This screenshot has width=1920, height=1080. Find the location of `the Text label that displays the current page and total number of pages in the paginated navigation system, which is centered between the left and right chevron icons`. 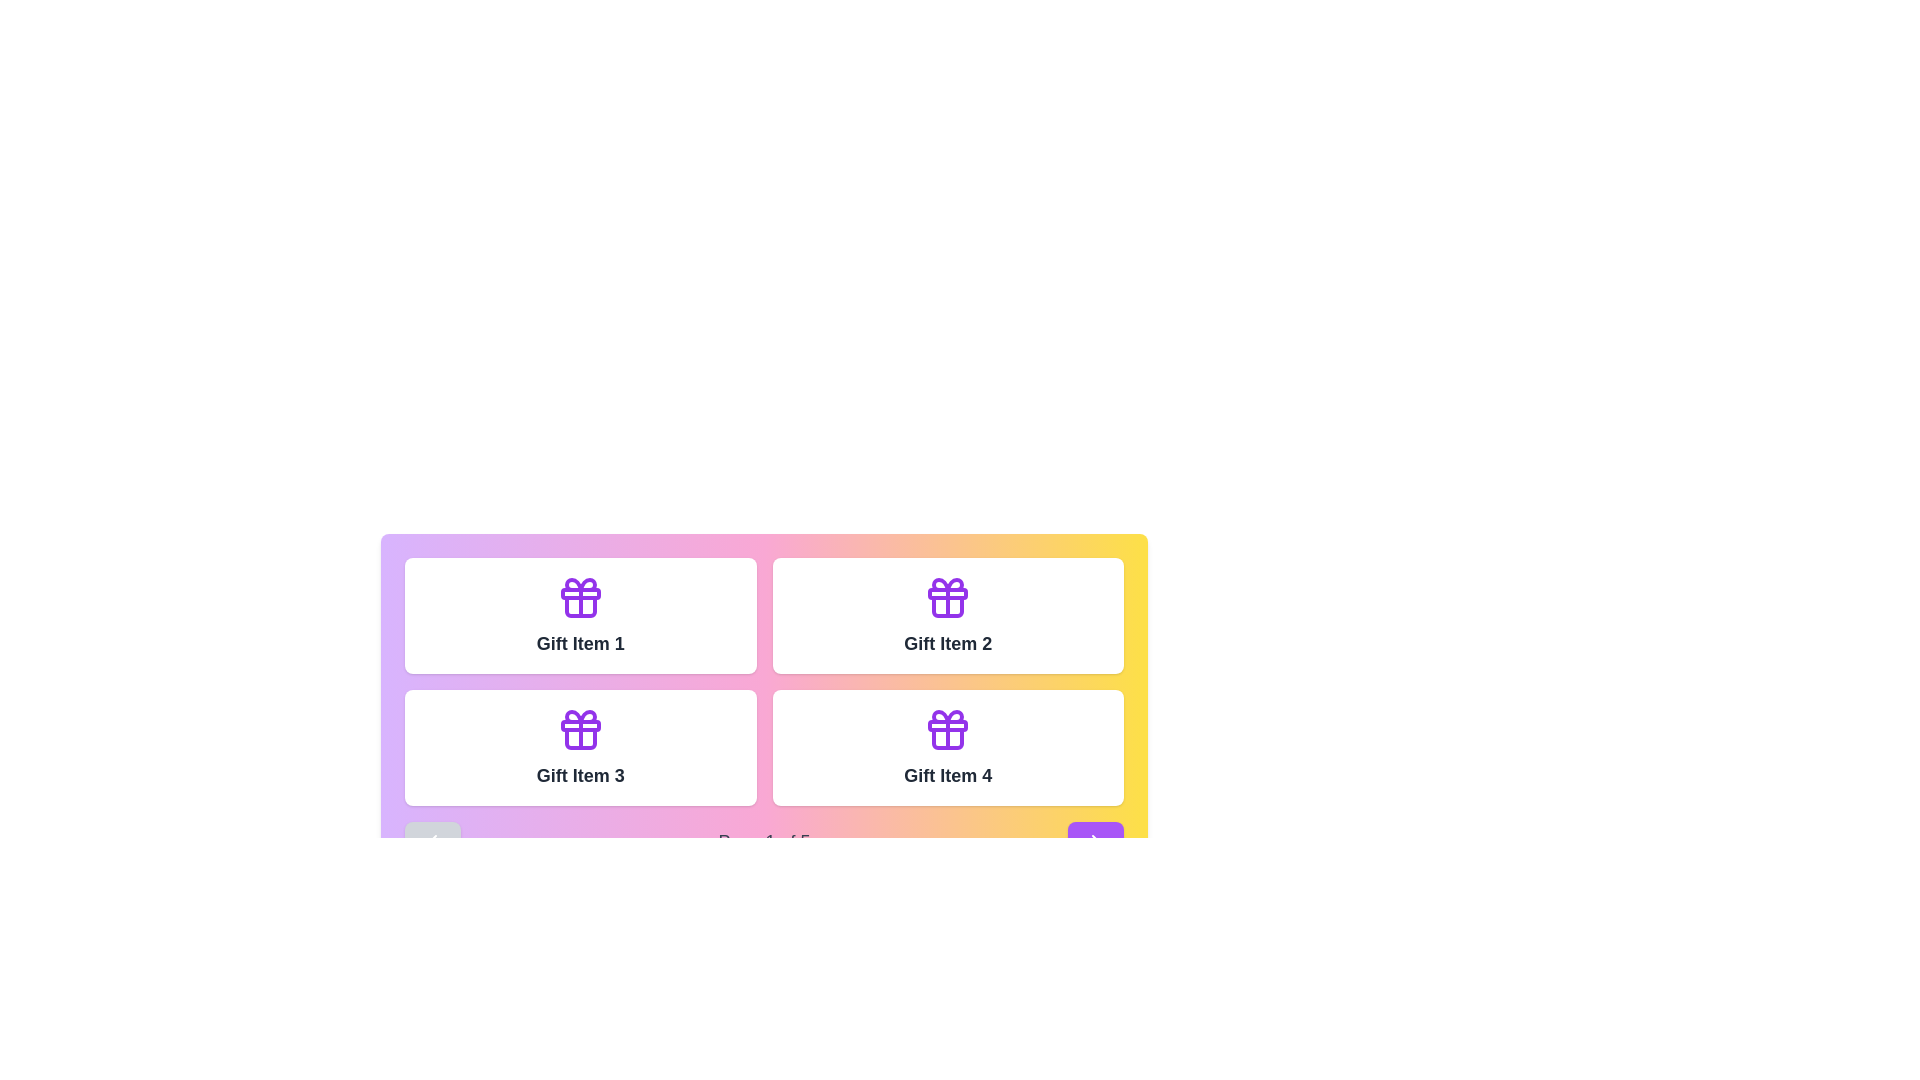

the Text label that displays the current page and total number of pages in the paginated navigation system, which is centered between the left and right chevron icons is located at coordinates (763, 841).